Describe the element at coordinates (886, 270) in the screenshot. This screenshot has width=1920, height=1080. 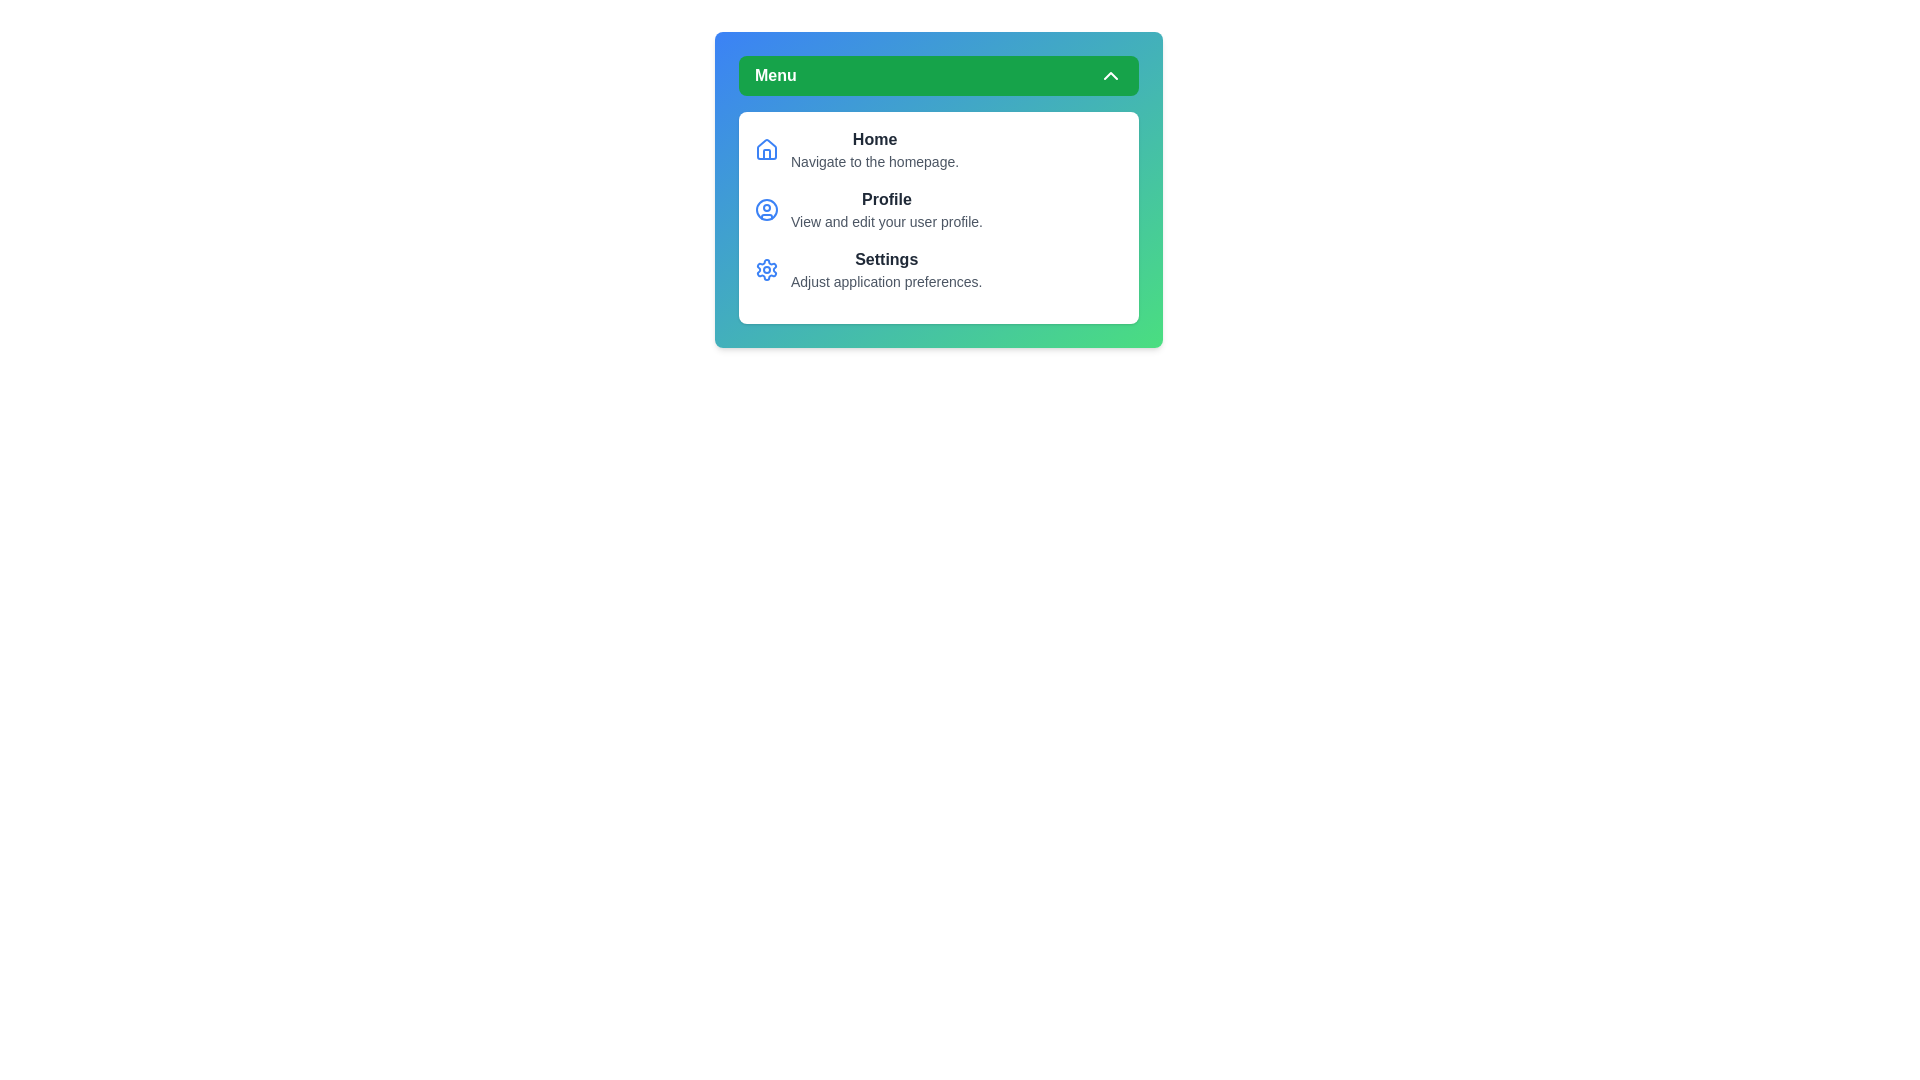
I see `the menu item Settings to perform its associated action` at that location.